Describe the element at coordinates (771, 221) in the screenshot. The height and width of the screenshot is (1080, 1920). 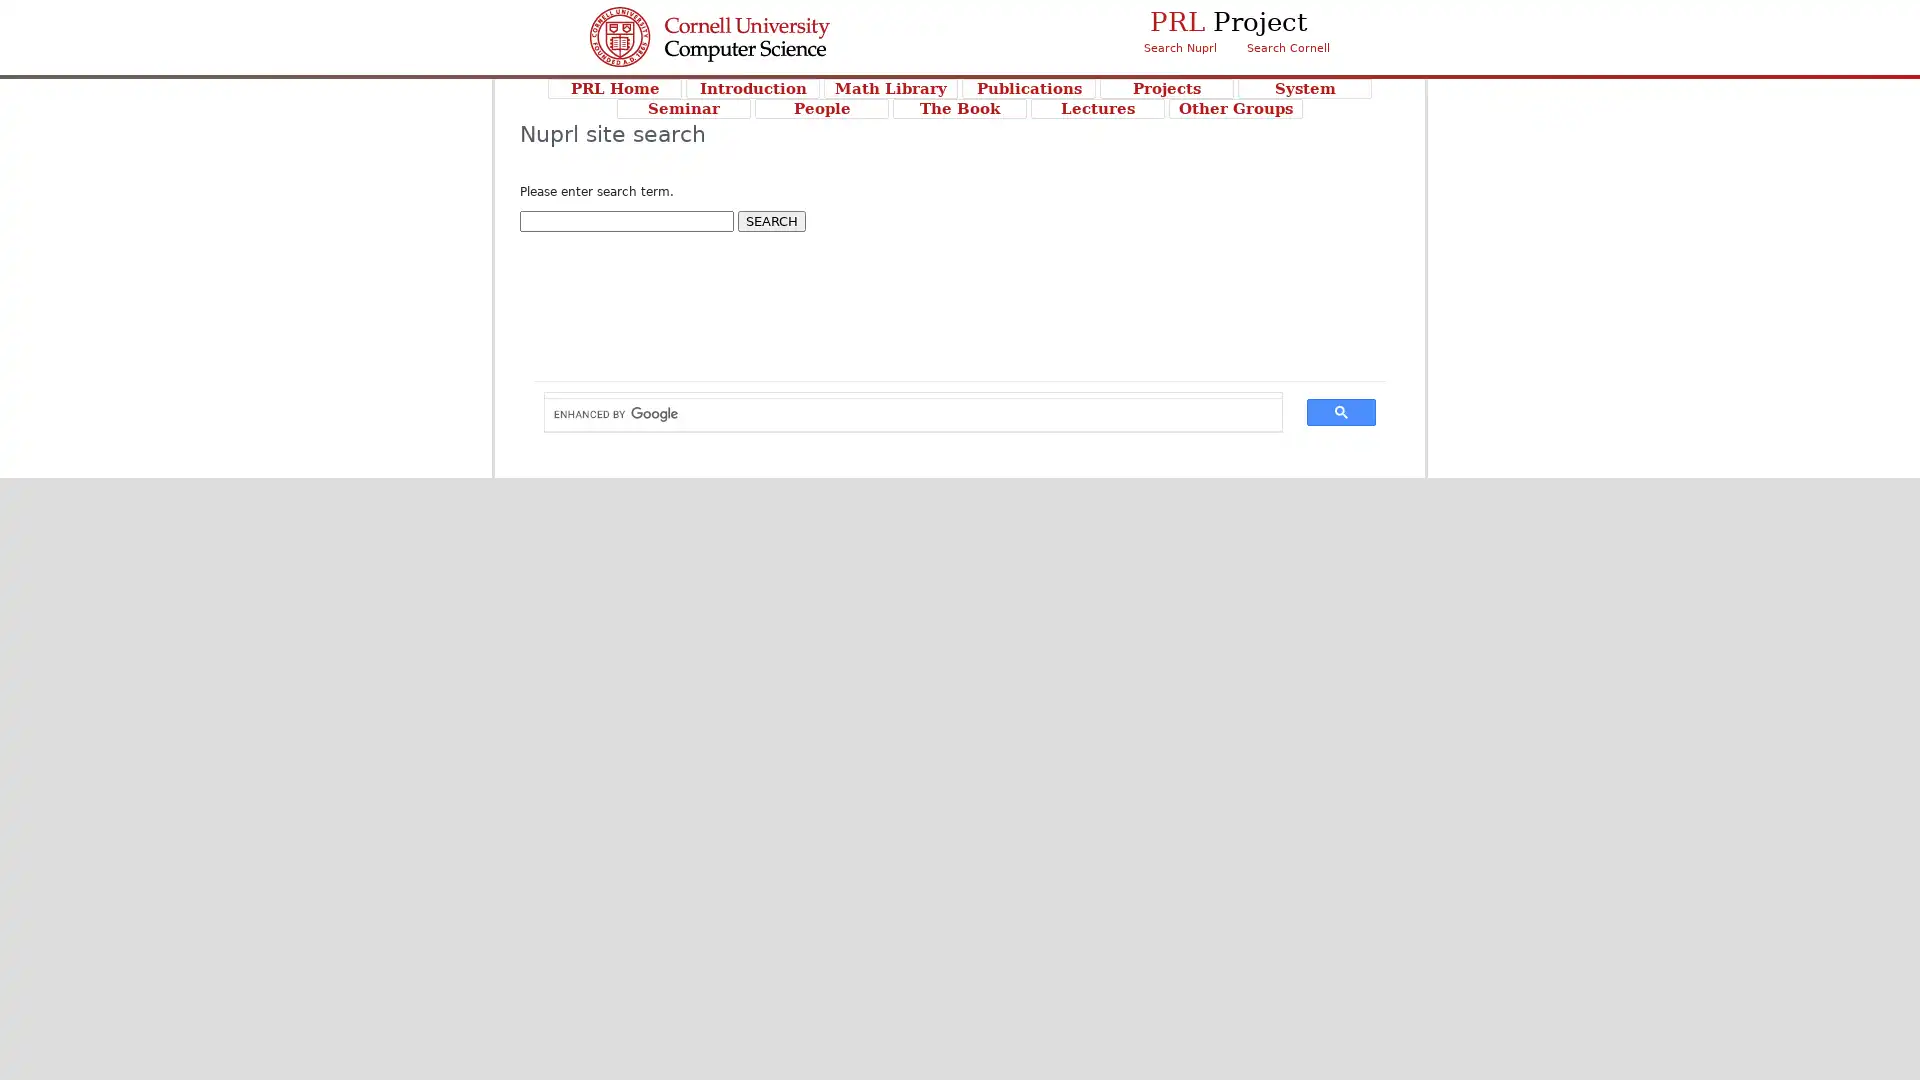
I see `SEARCH` at that location.